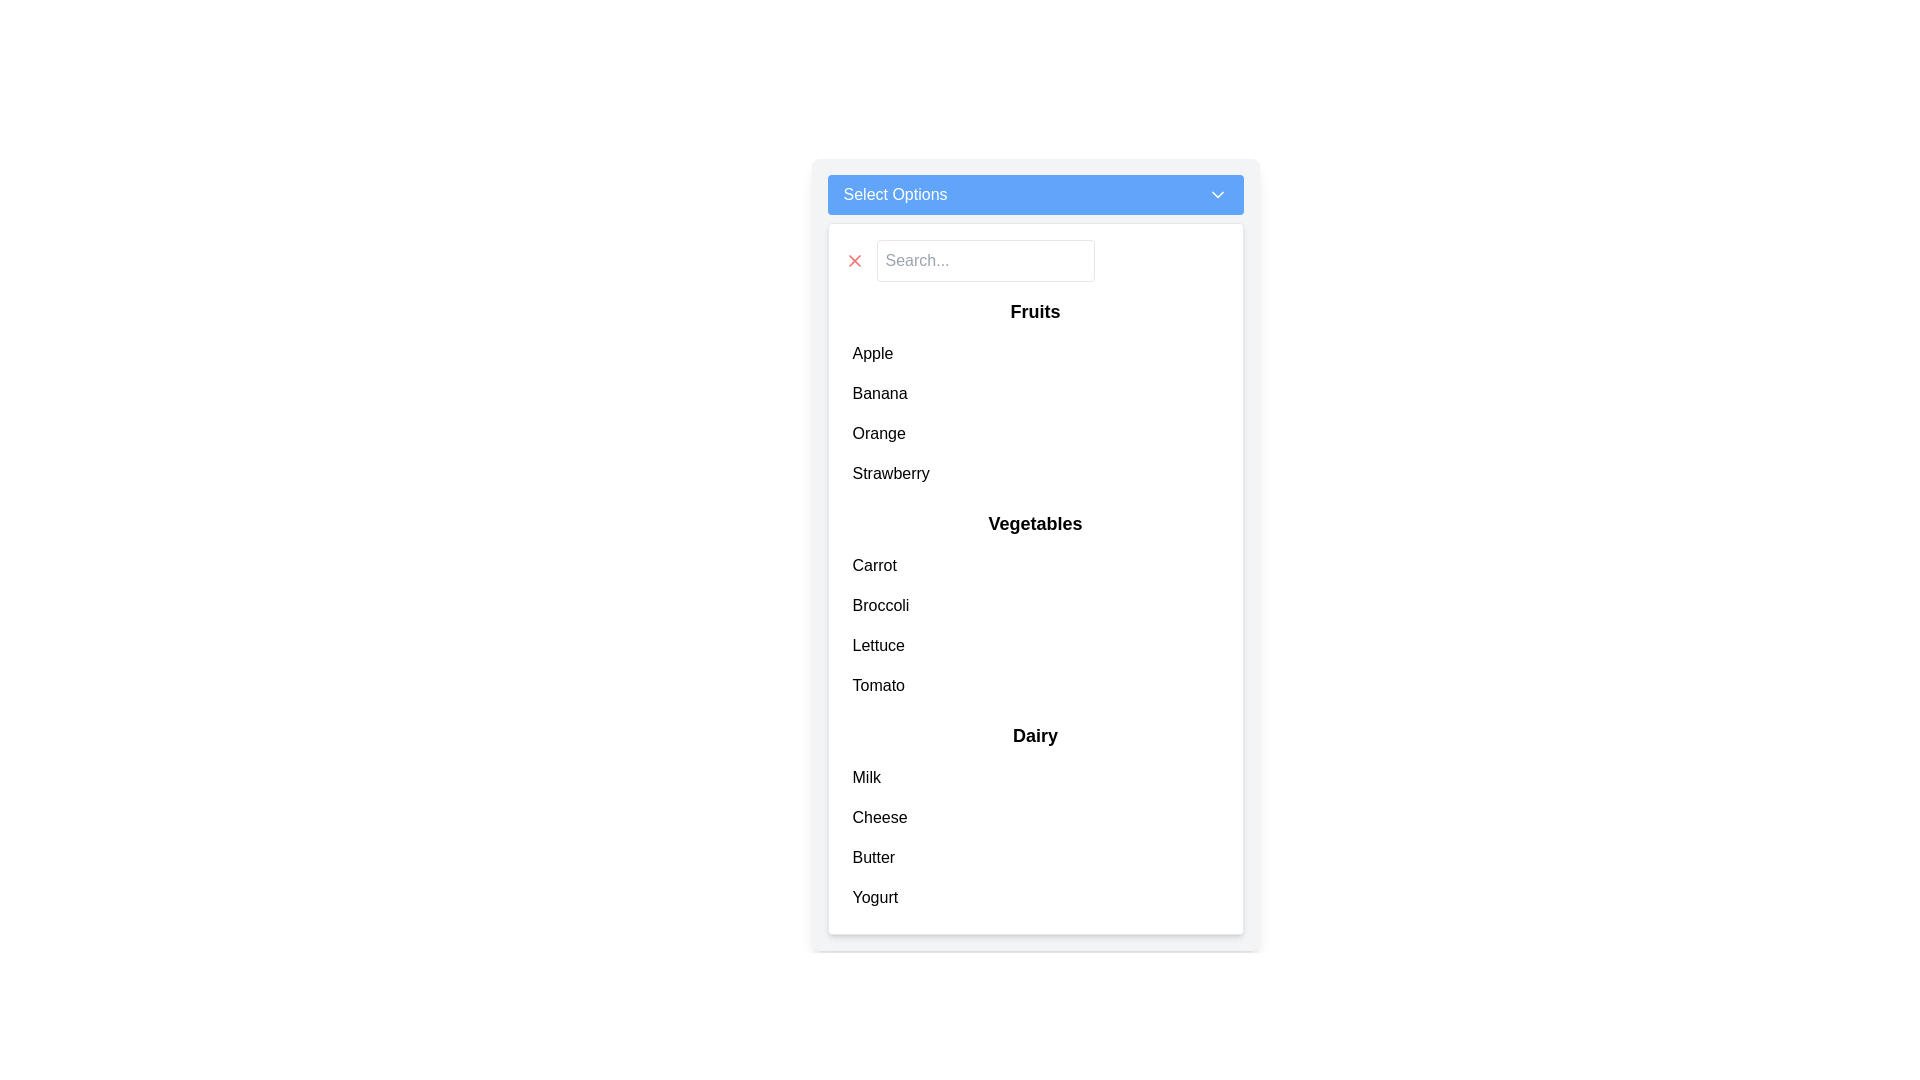 The width and height of the screenshot is (1920, 1080). Describe the element at coordinates (894, 195) in the screenshot. I see `the text label located near the top-left corner of the blue rectangular region, which serves as a title for a dropdown menu` at that location.